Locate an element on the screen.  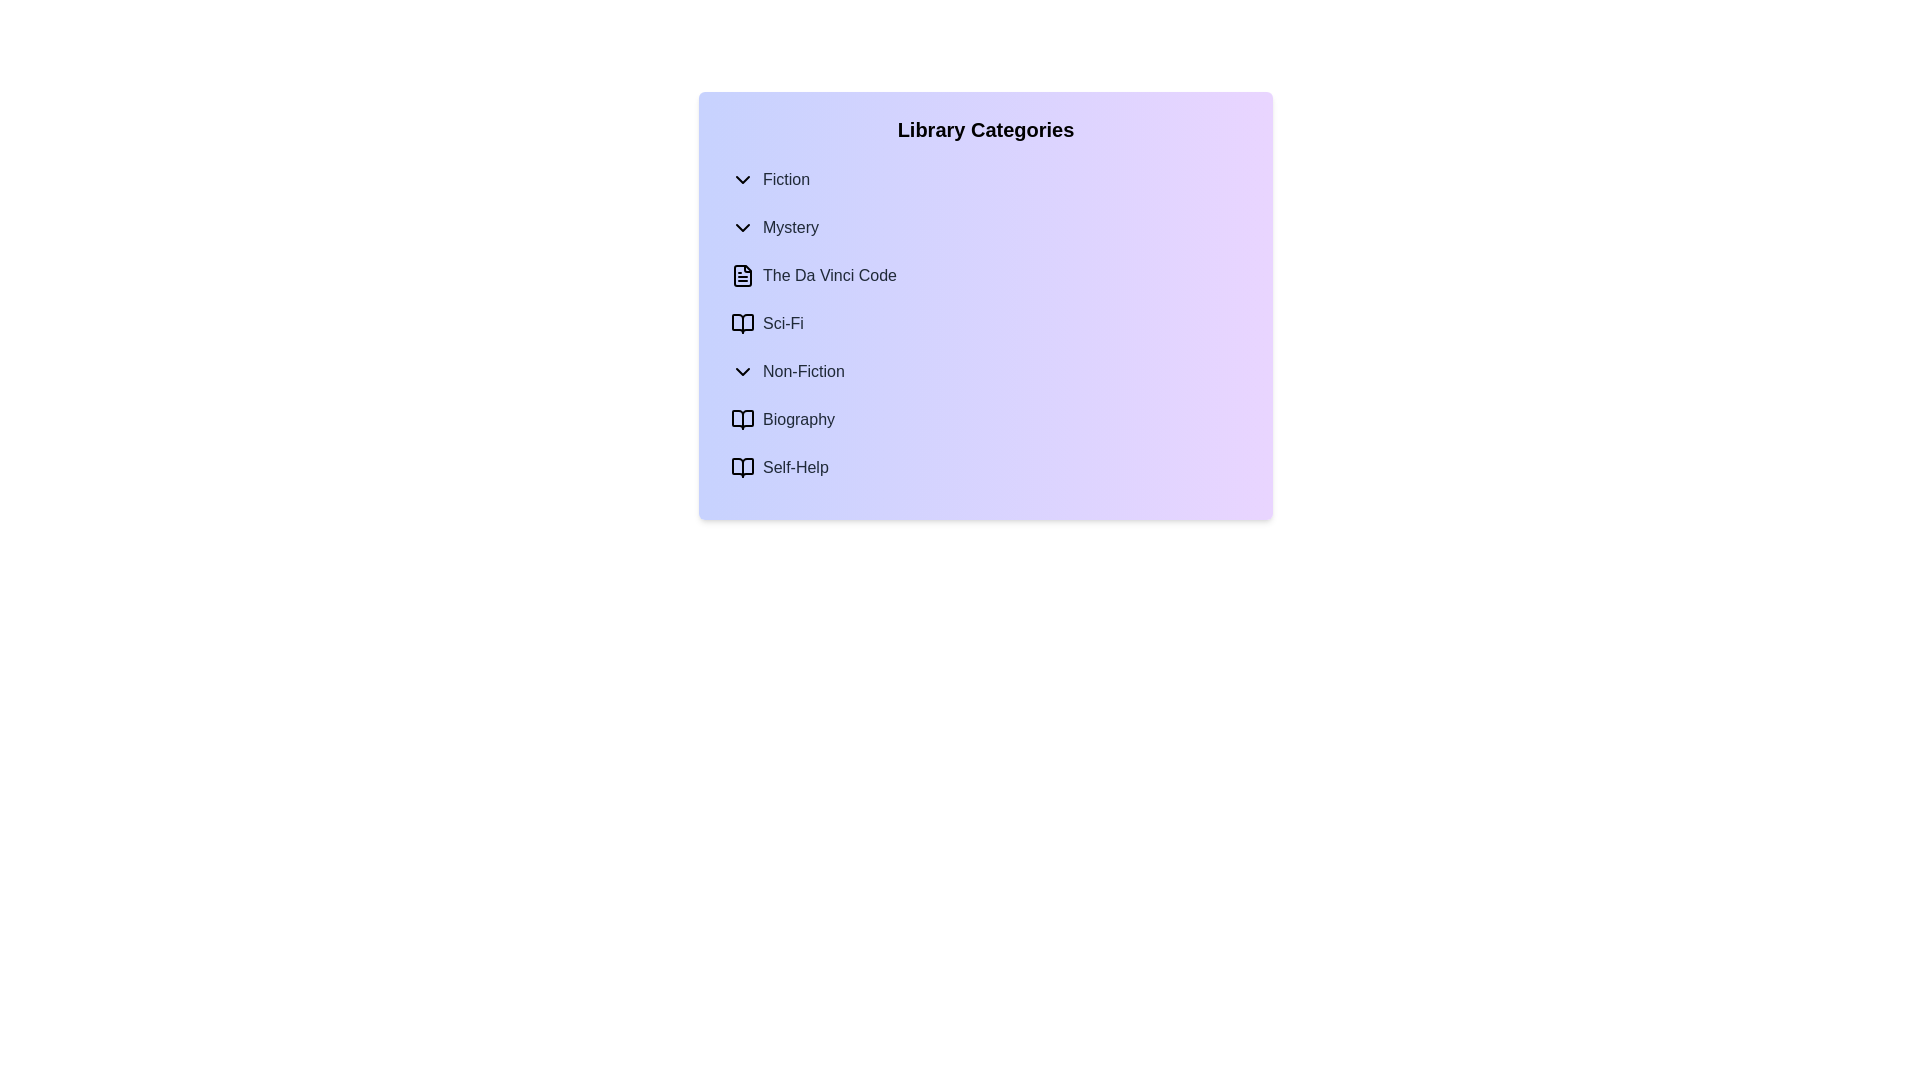
the graphic icon resembling an open book located to the left of the 'Self-Help' label in the library categories list is located at coordinates (742, 467).